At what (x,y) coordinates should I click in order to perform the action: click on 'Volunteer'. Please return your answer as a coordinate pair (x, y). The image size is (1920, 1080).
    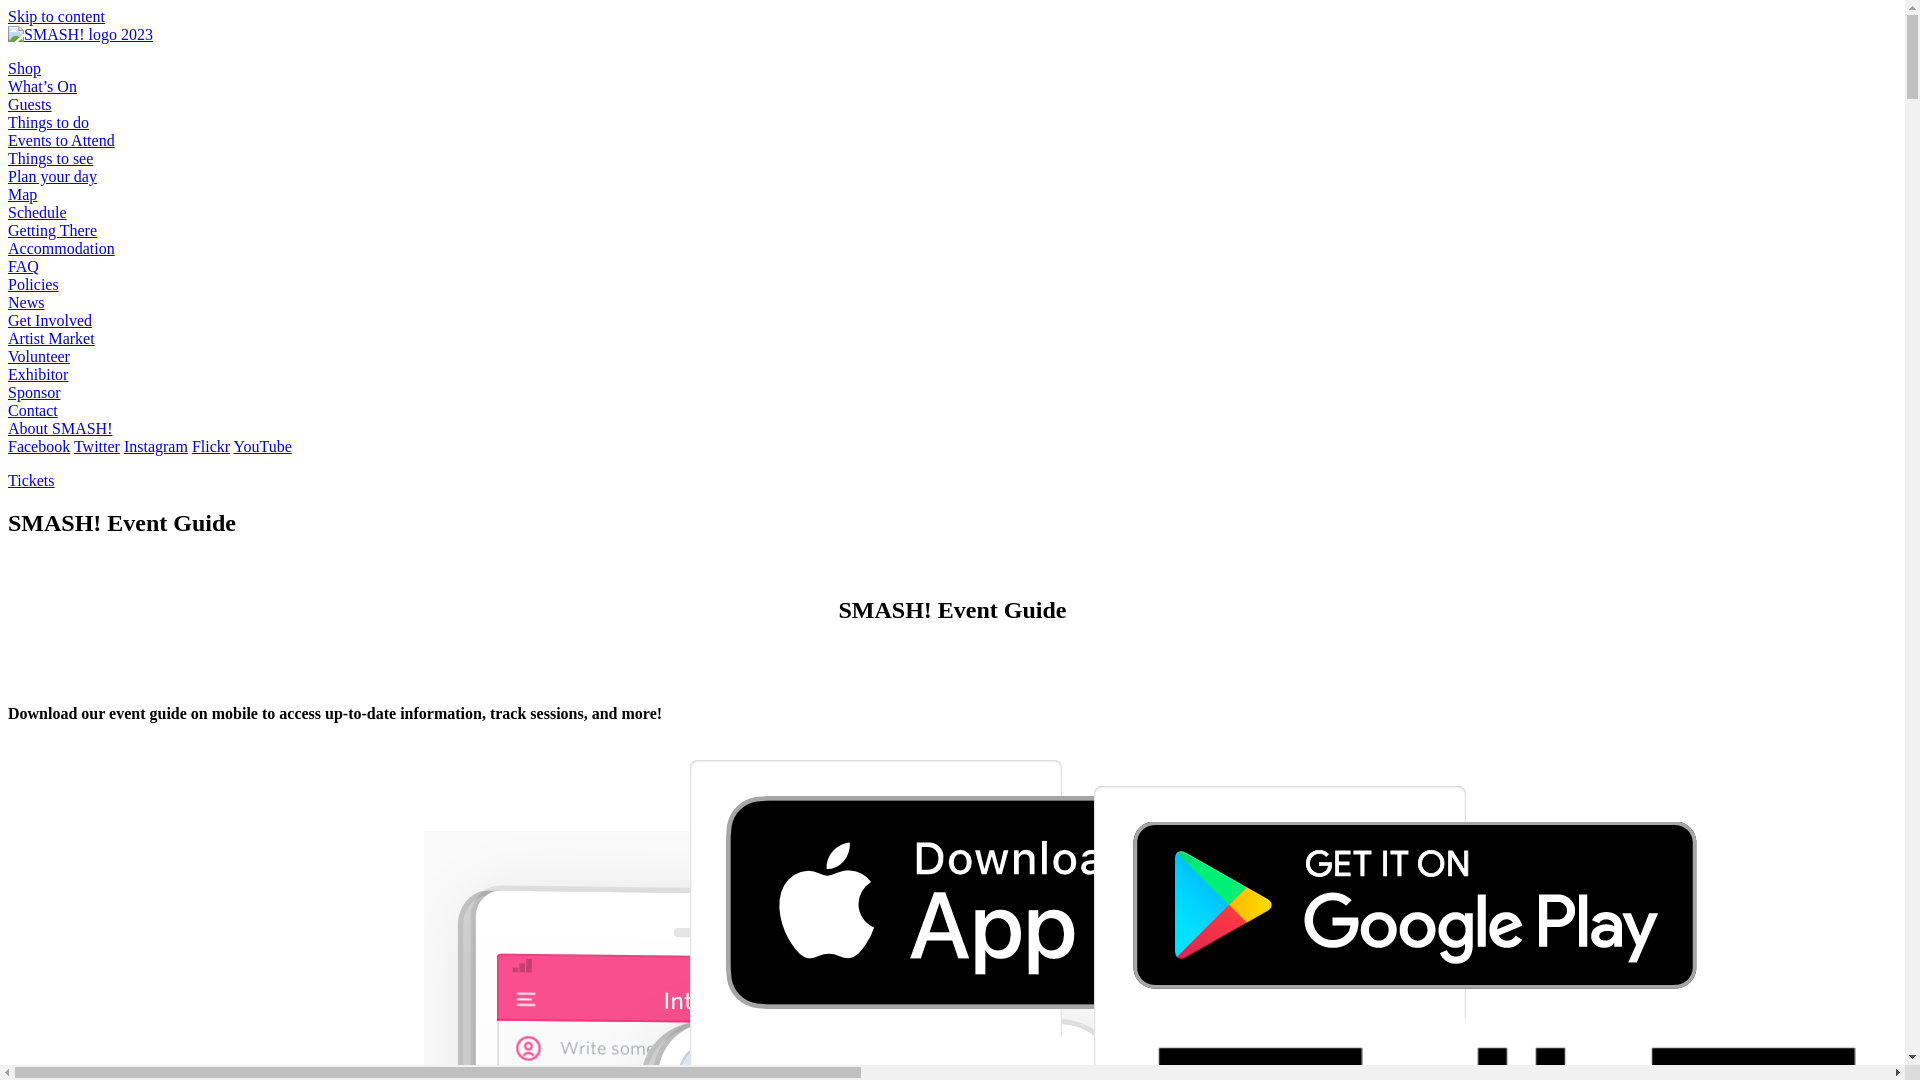
    Looking at the image, I should click on (38, 355).